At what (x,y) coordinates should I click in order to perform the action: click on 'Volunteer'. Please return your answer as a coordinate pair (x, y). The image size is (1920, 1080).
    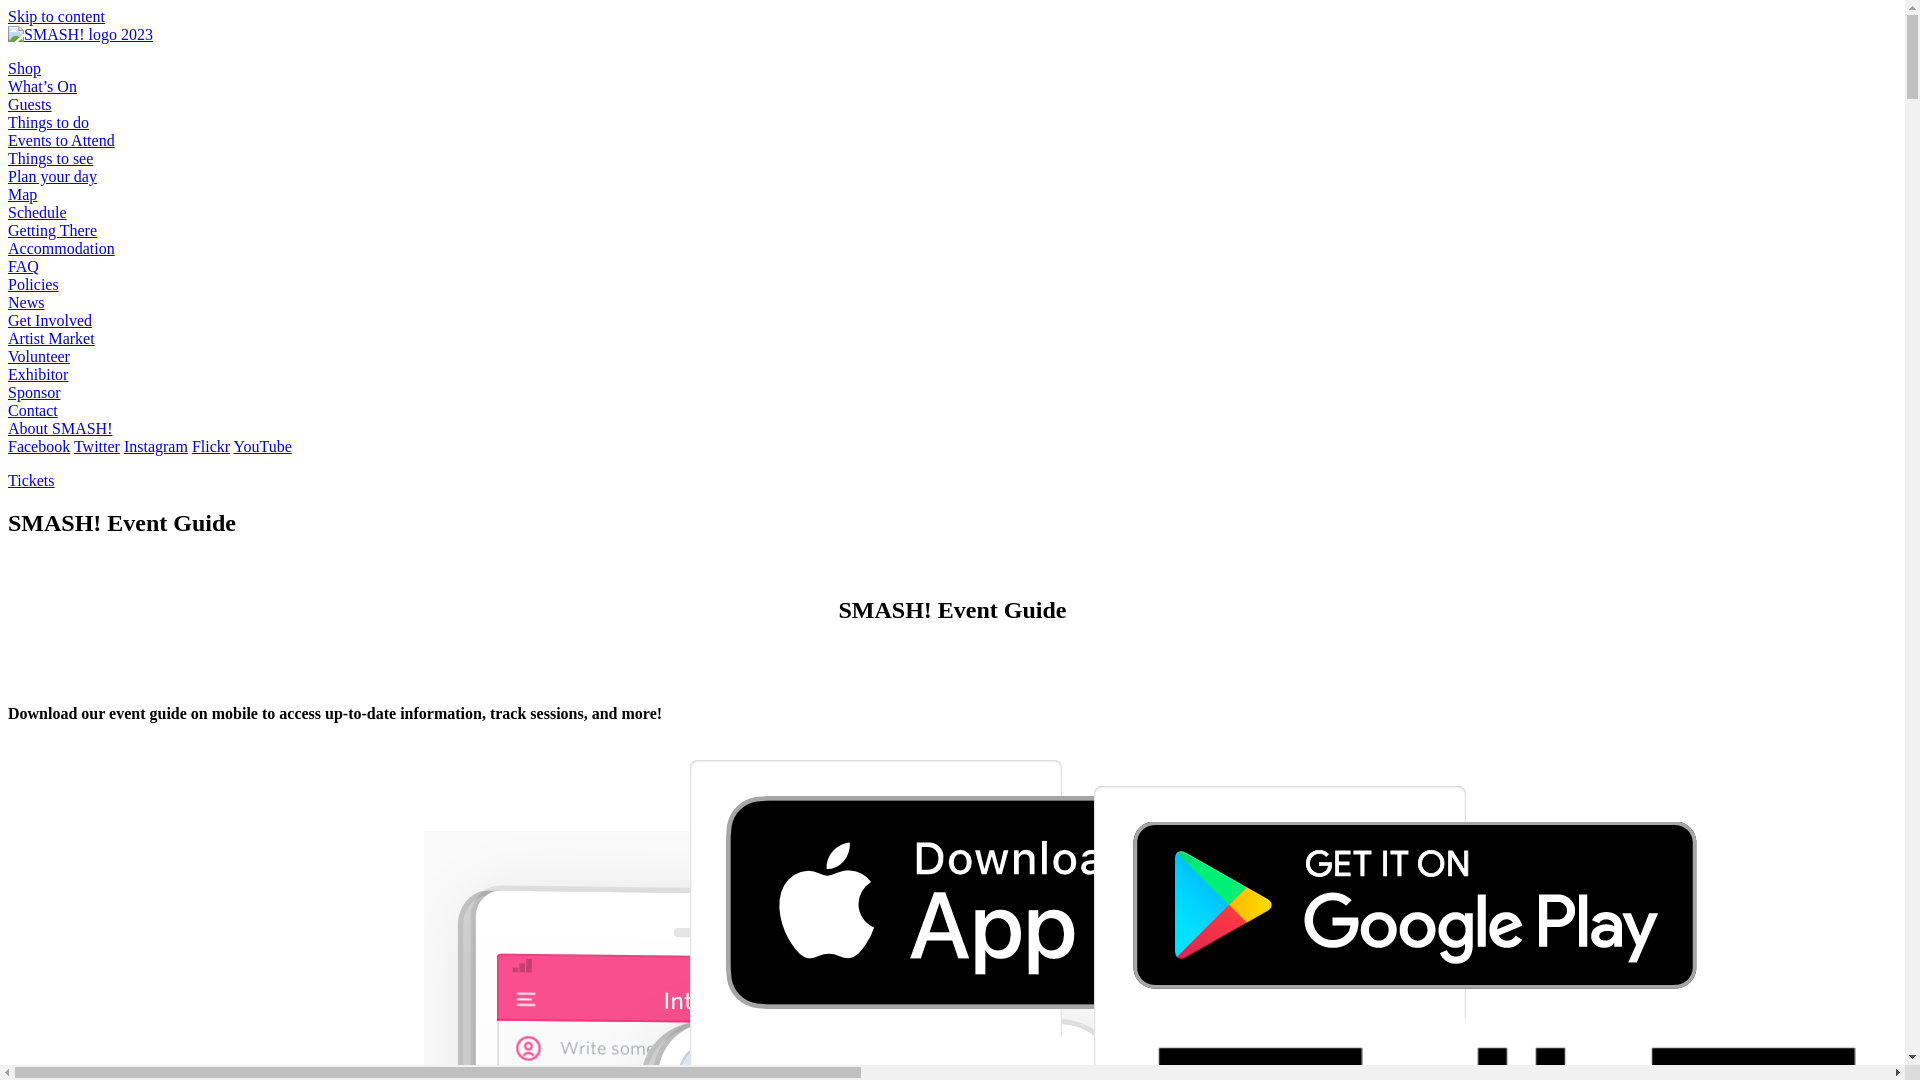
    Looking at the image, I should click on (38, 355).